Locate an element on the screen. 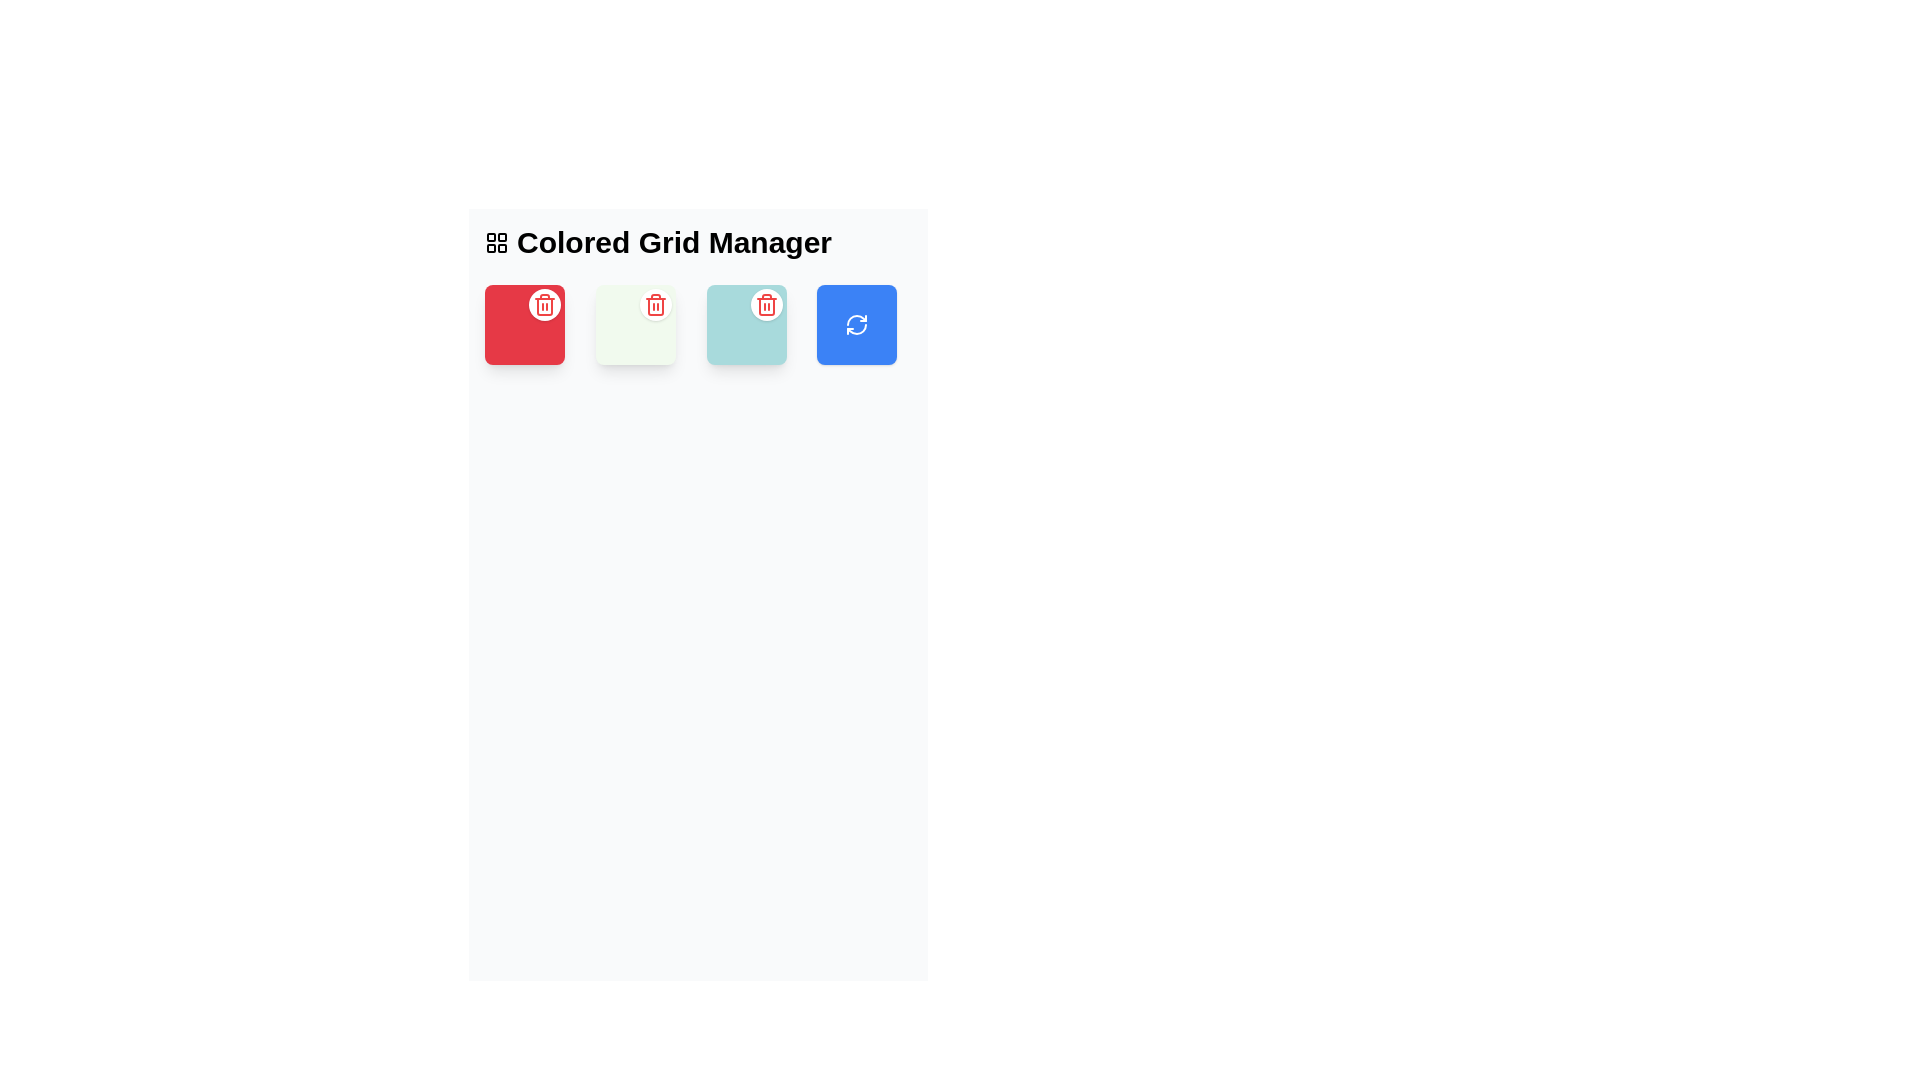 This screenshot has height=1080, width=1920. the textual header 'Colored Grid Manager', which is bold and large, located near the top of the interface, centered horizontally above a grid of colored square items is located at coordinates (698, 242).